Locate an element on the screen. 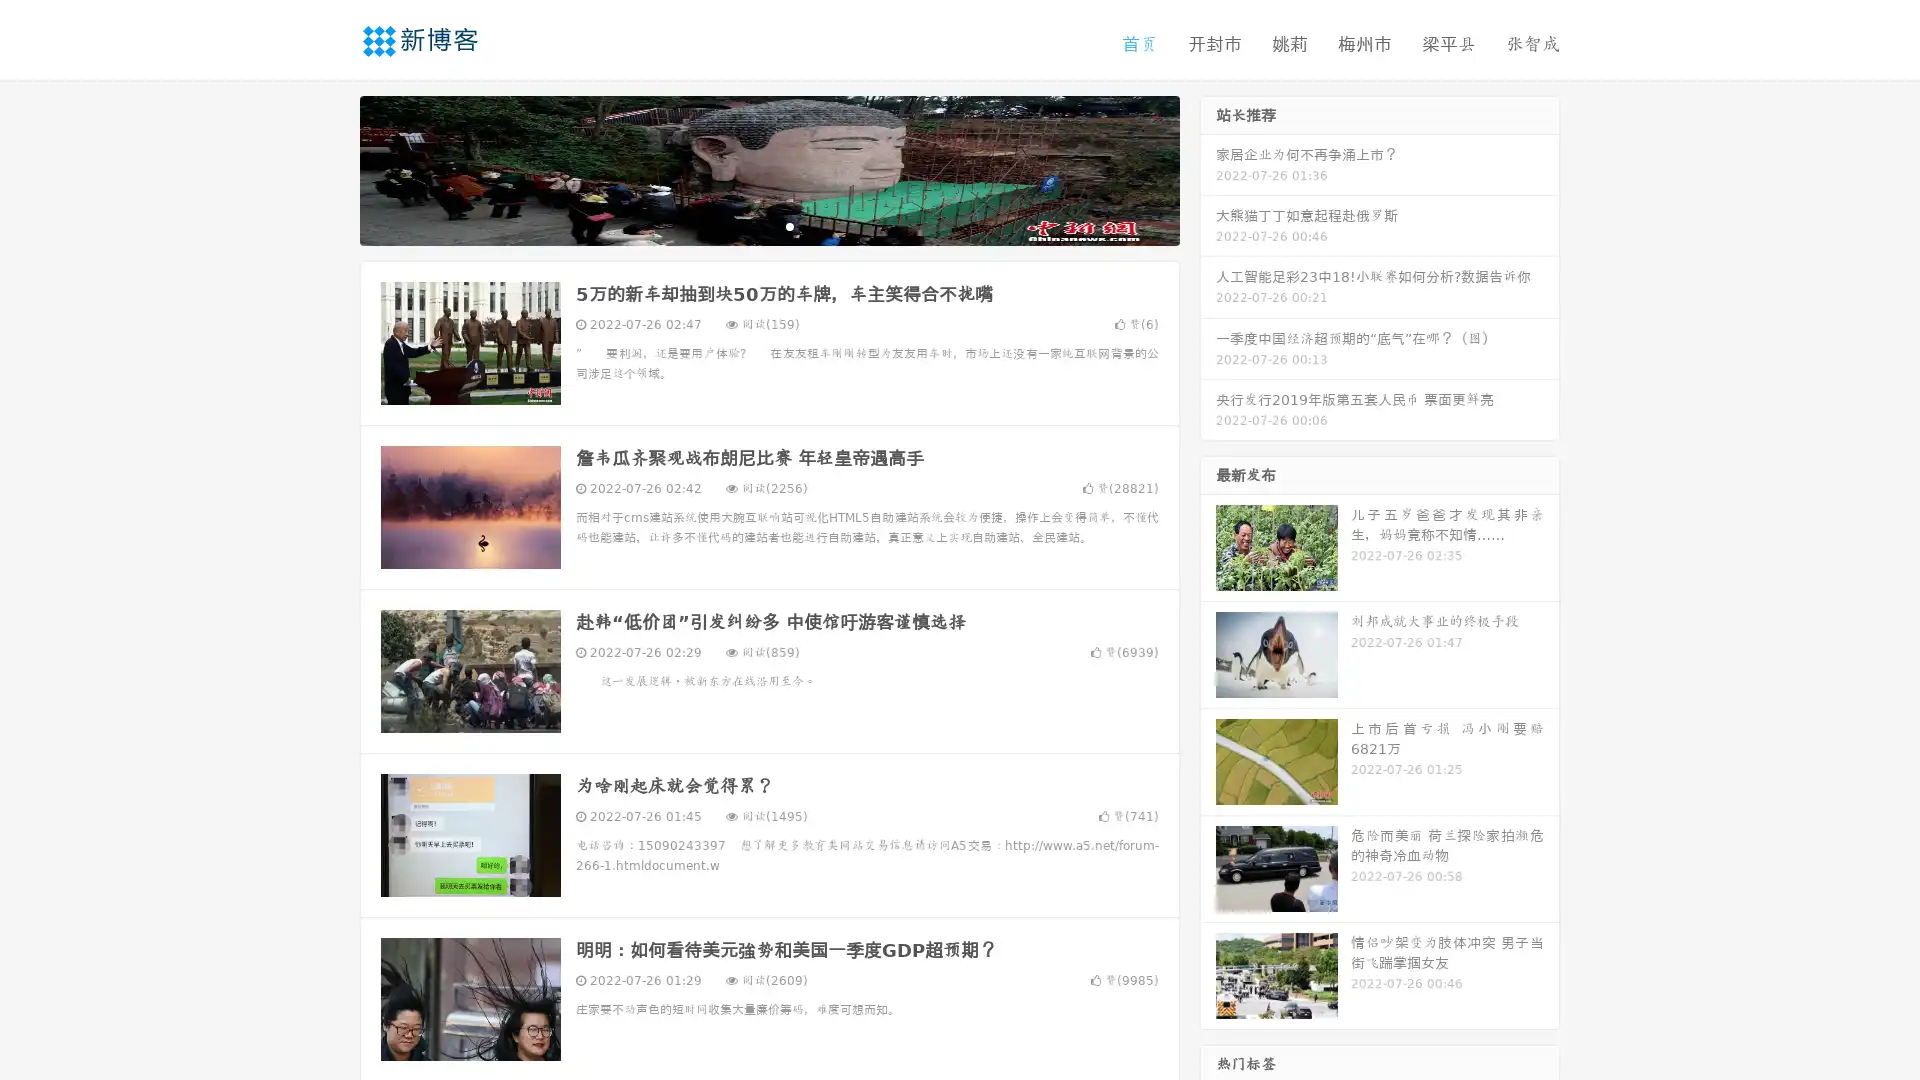 This screenshot has width=1920, height=1080. Go to slide 1 is located at coordinates (748, 225).